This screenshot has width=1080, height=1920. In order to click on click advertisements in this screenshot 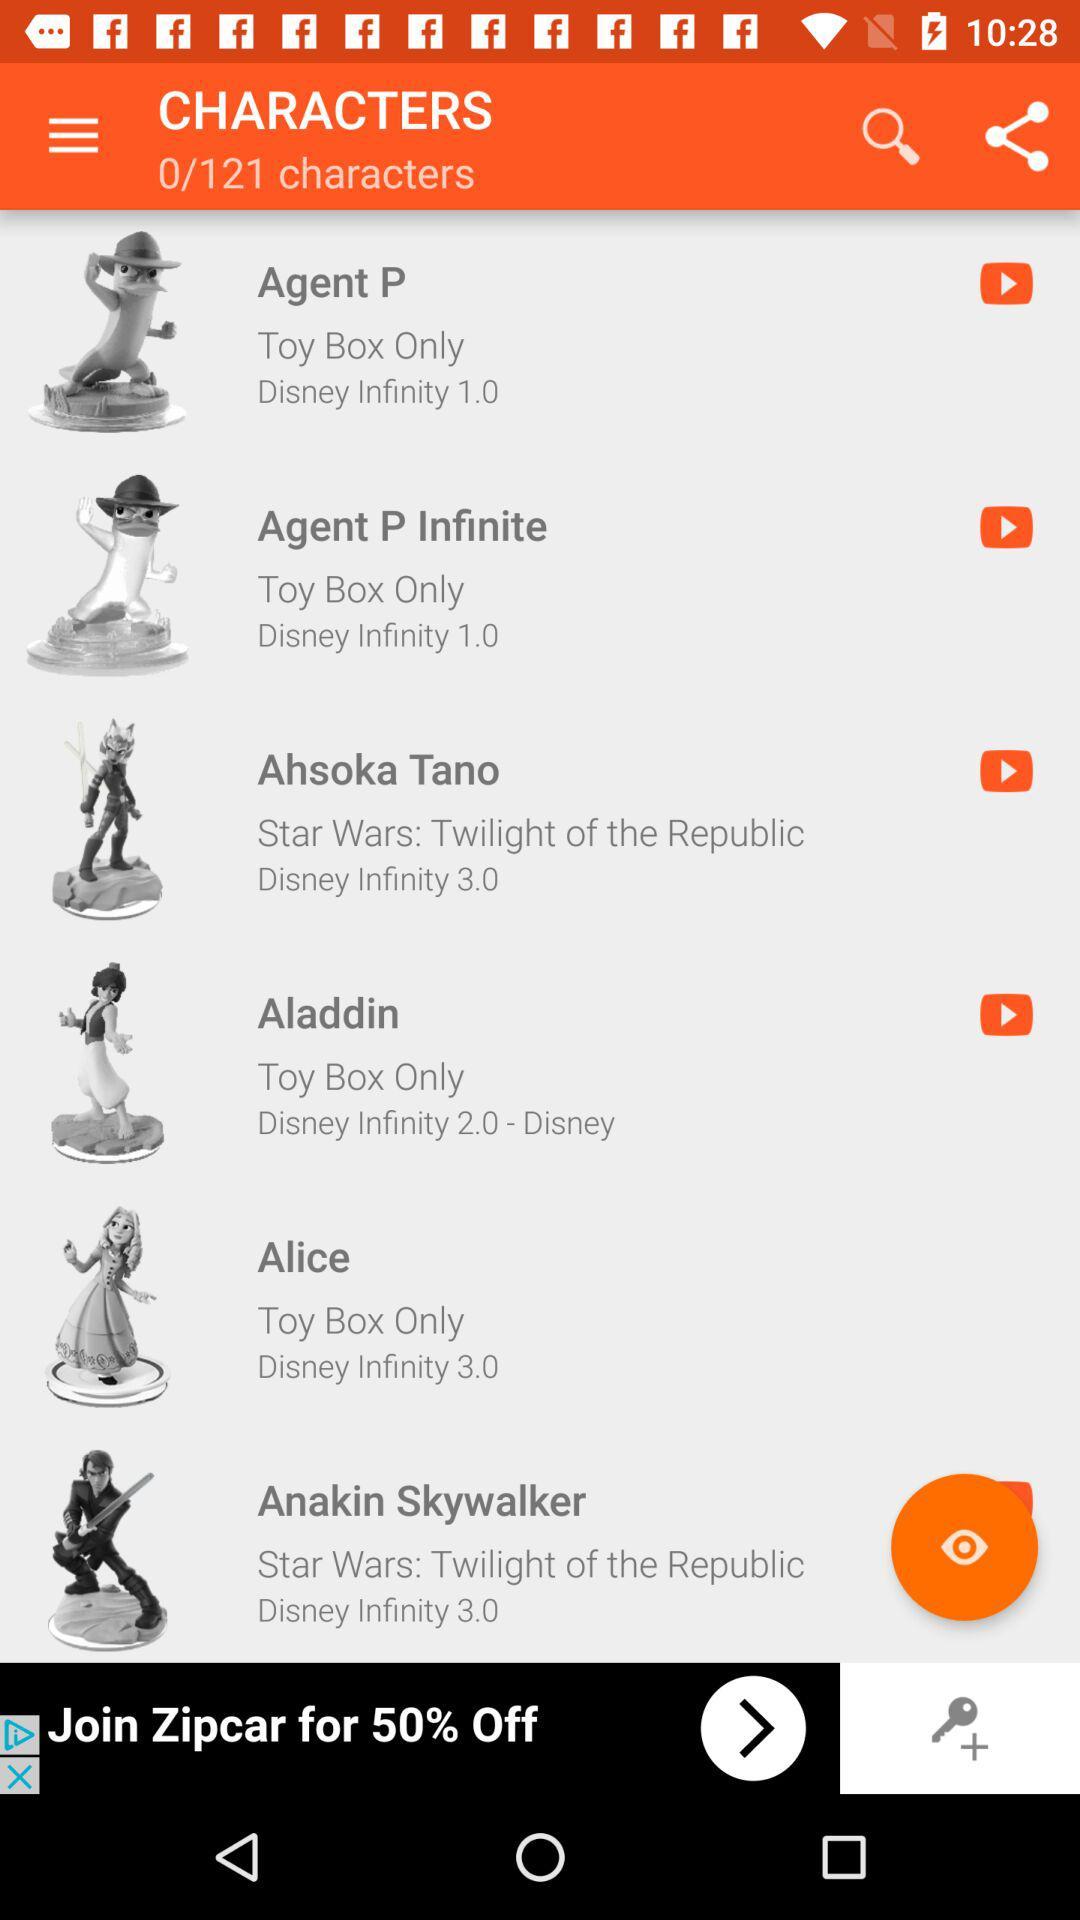, I will do `click(419, 1727)`.